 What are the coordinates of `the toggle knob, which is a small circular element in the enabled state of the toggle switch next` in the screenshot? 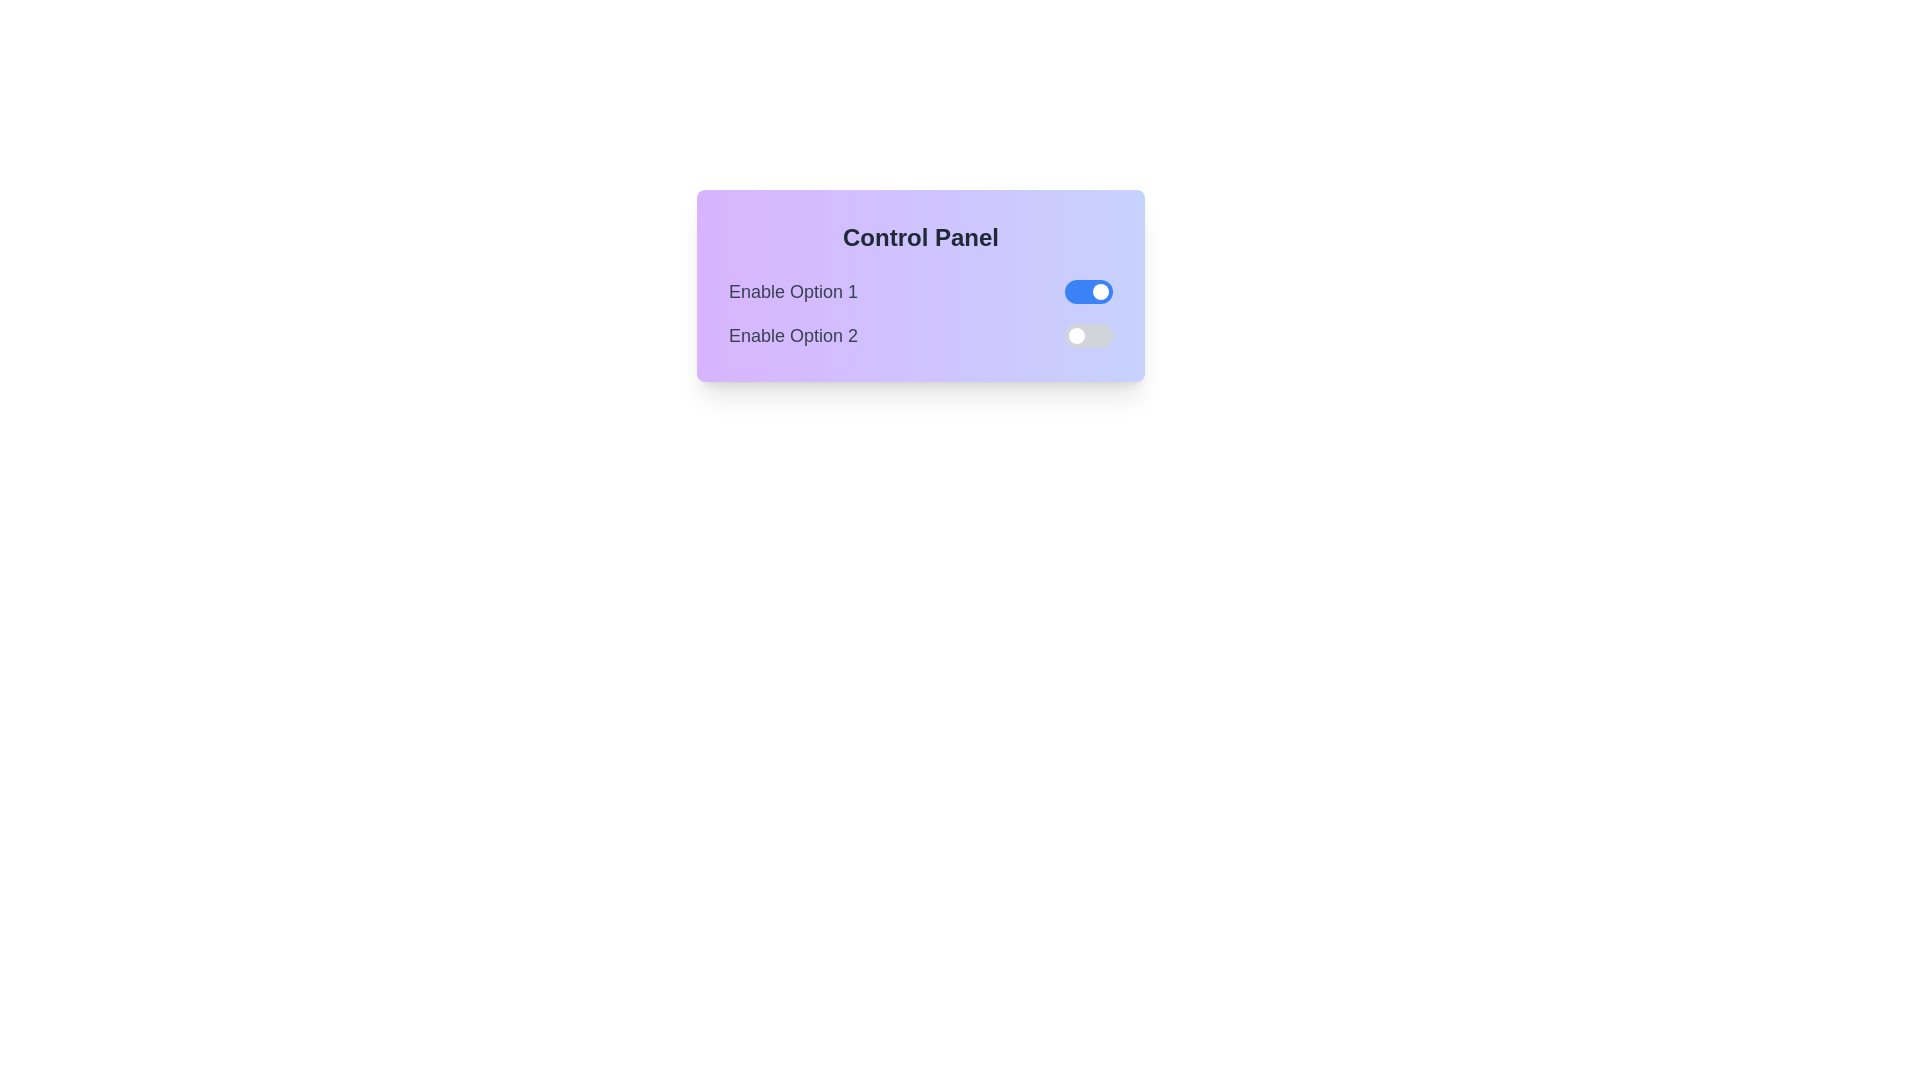 It's located at (1099, 292).